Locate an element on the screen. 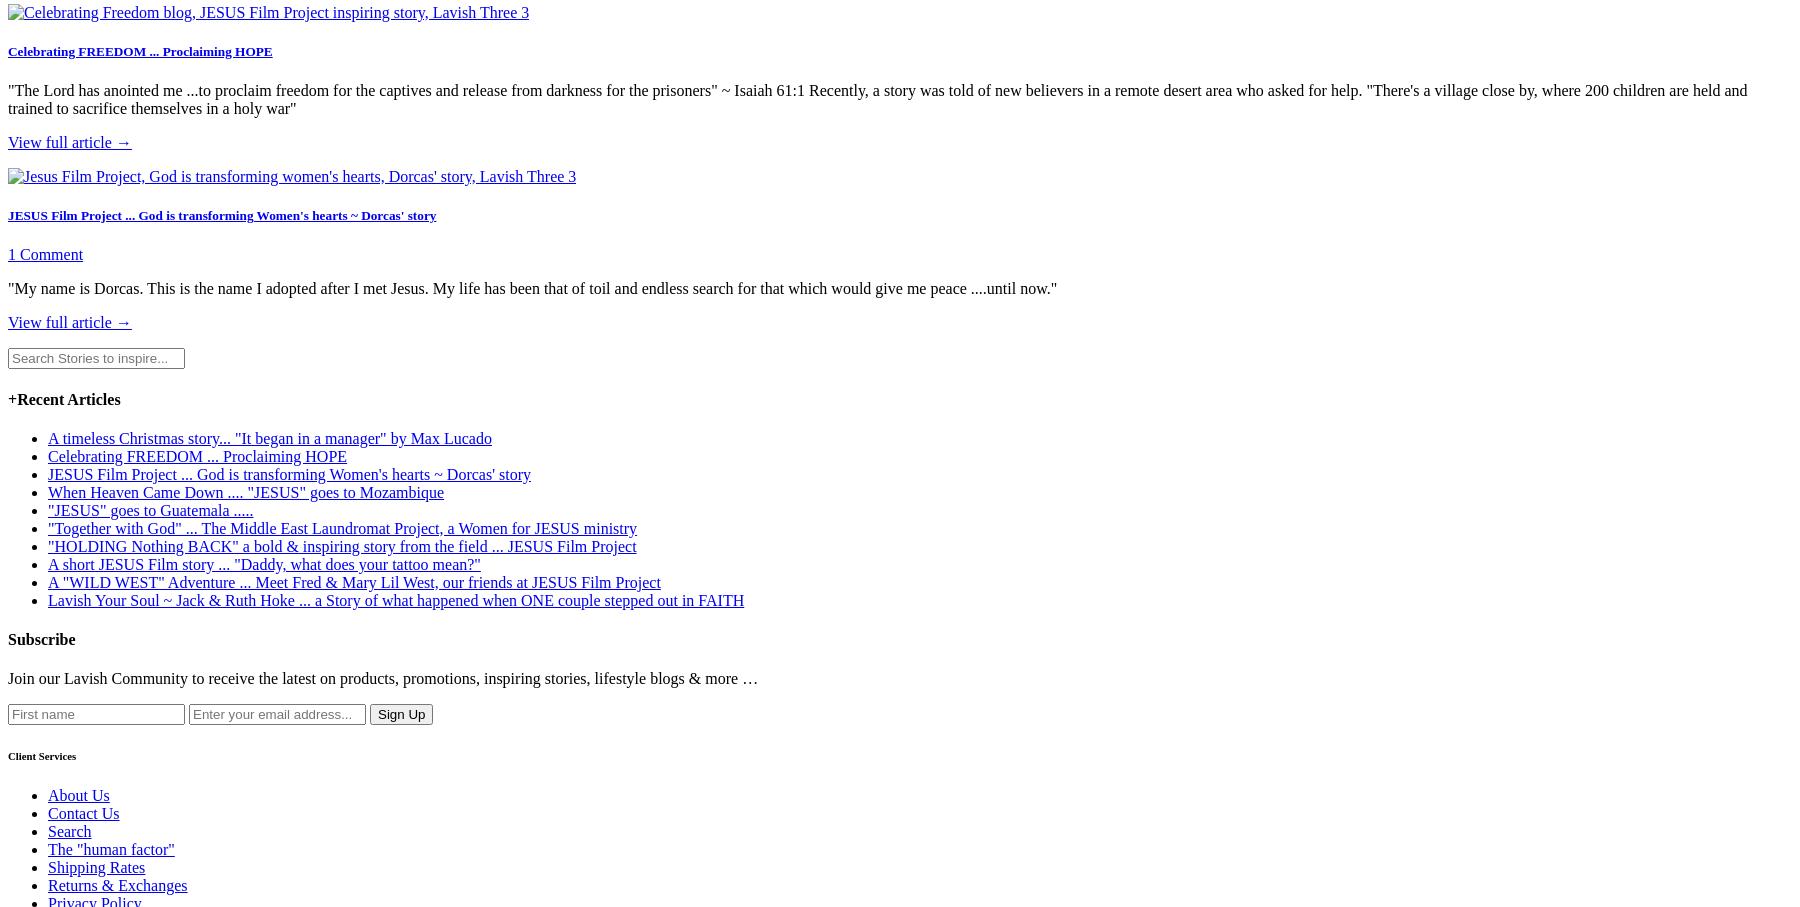 Image resolution: width=1800 pixels, height=907 pixels. 'Subscribe' is located at coordinates (40, 639).